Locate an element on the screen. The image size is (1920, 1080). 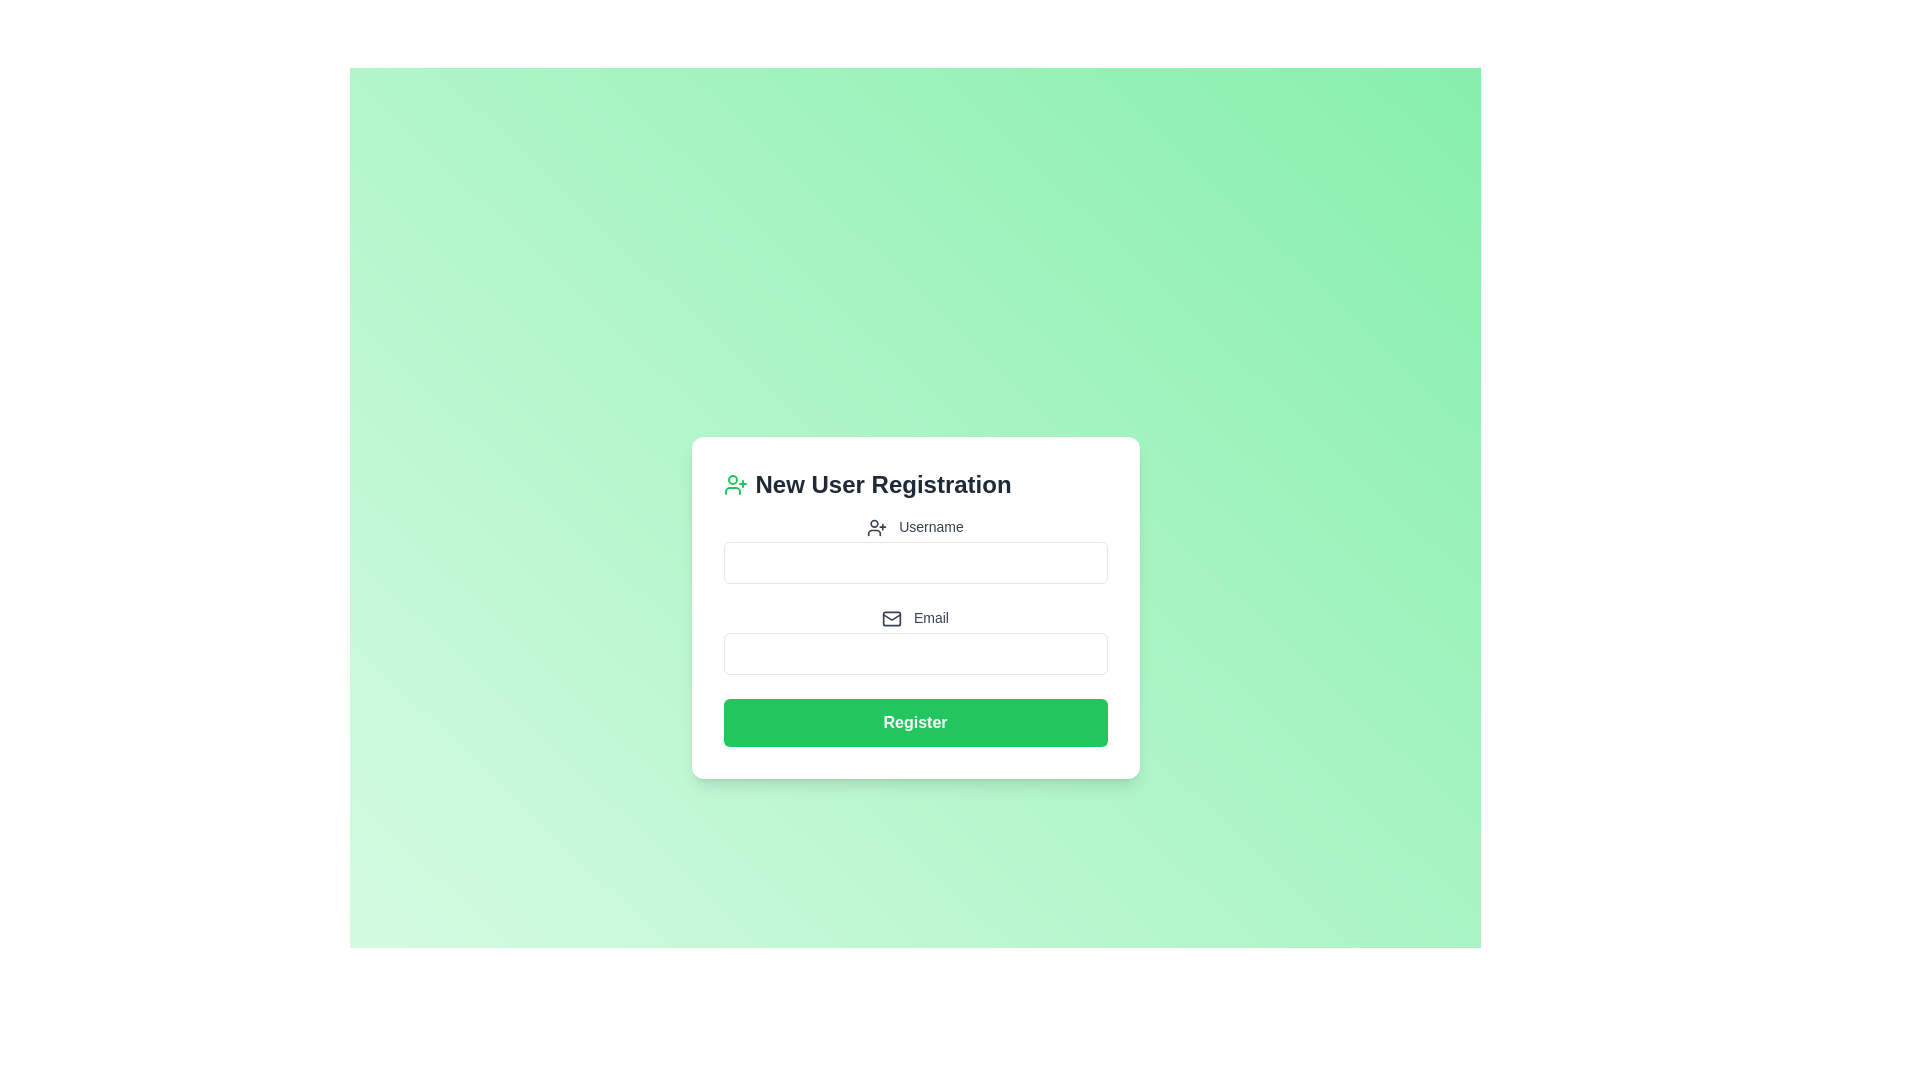
the label that indicates the purpose of the email input field, which is located in the middle section of the form above the email input field is located at coordinates (914, 617).